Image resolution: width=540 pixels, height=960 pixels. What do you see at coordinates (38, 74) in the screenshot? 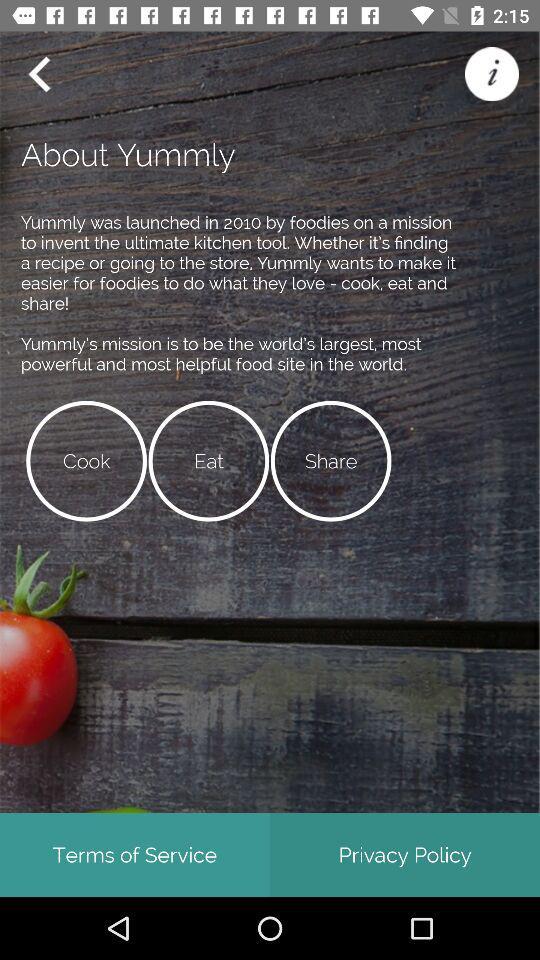
I see `the arrow_backward icon` at bounding box center [38, 74].